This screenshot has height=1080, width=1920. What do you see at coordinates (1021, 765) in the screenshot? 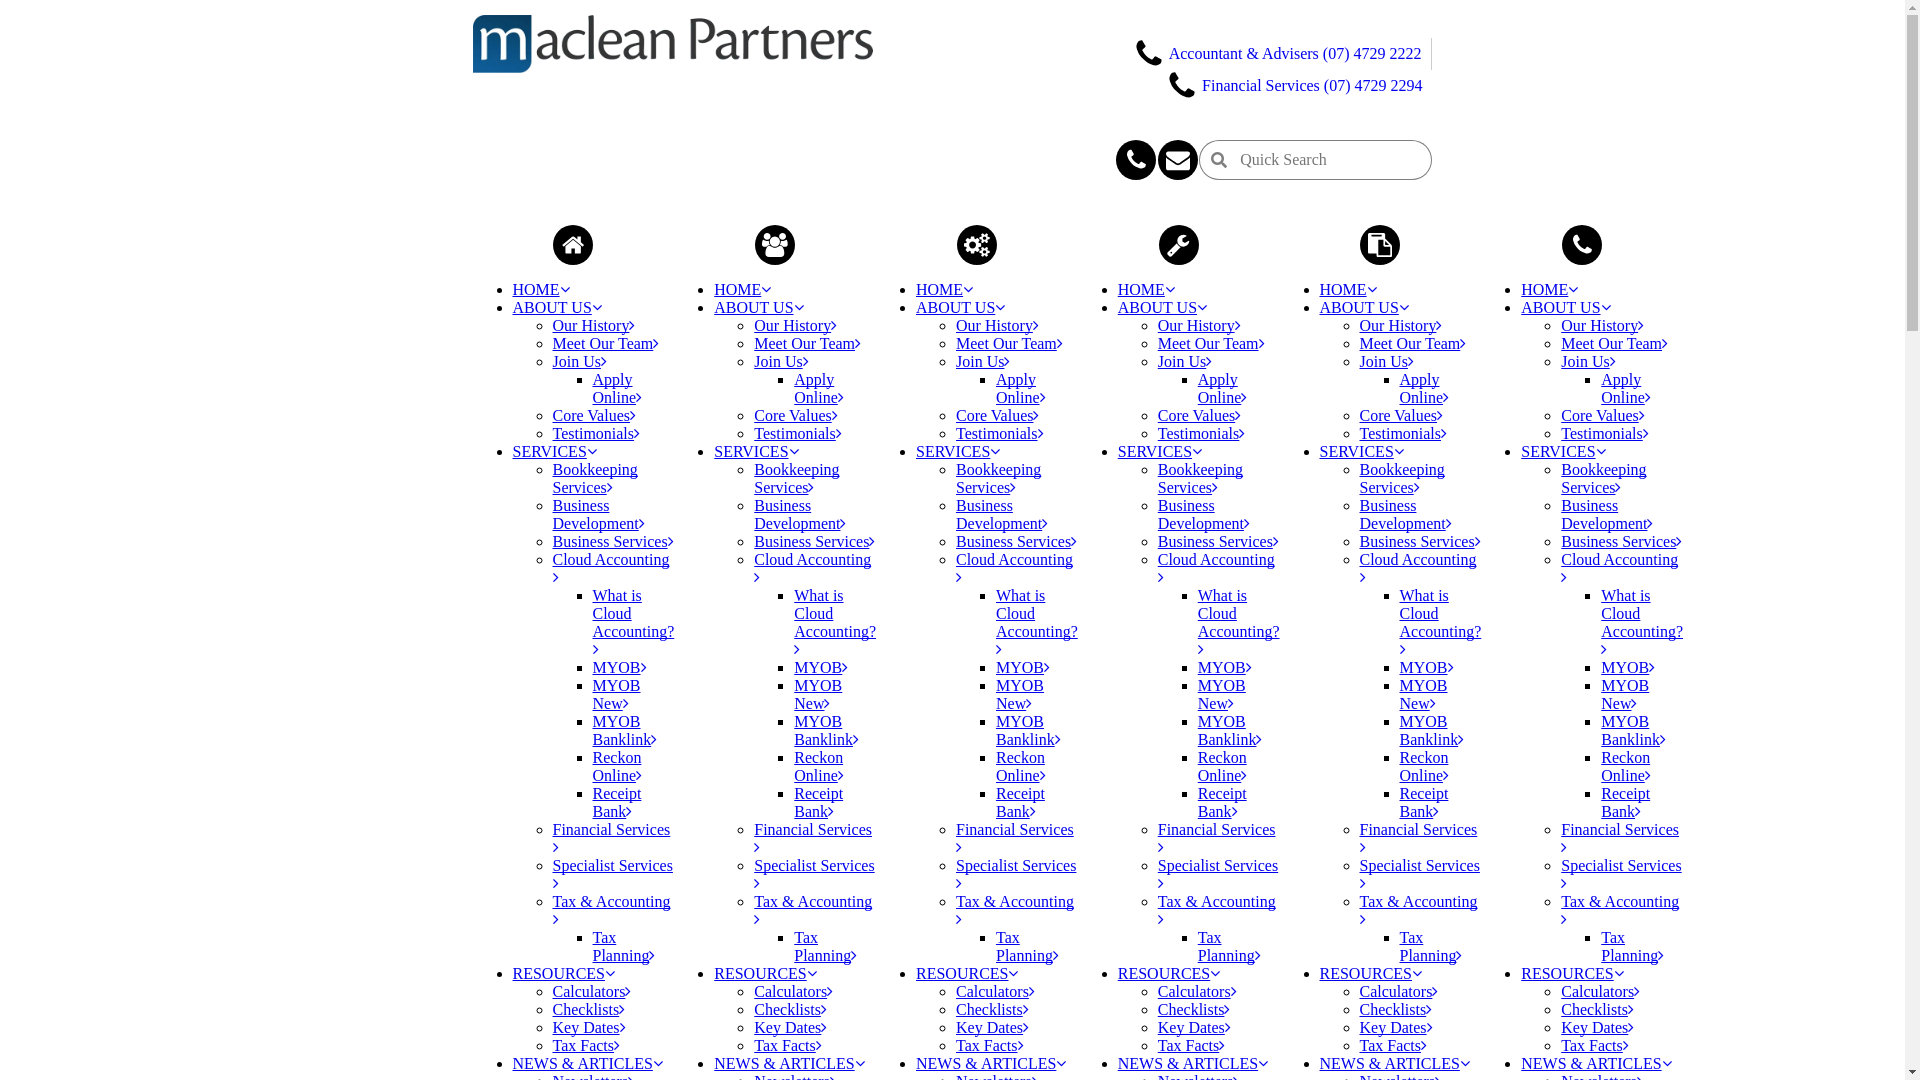
I see `'Reckon Online'` at bounding box center [1021, 765].